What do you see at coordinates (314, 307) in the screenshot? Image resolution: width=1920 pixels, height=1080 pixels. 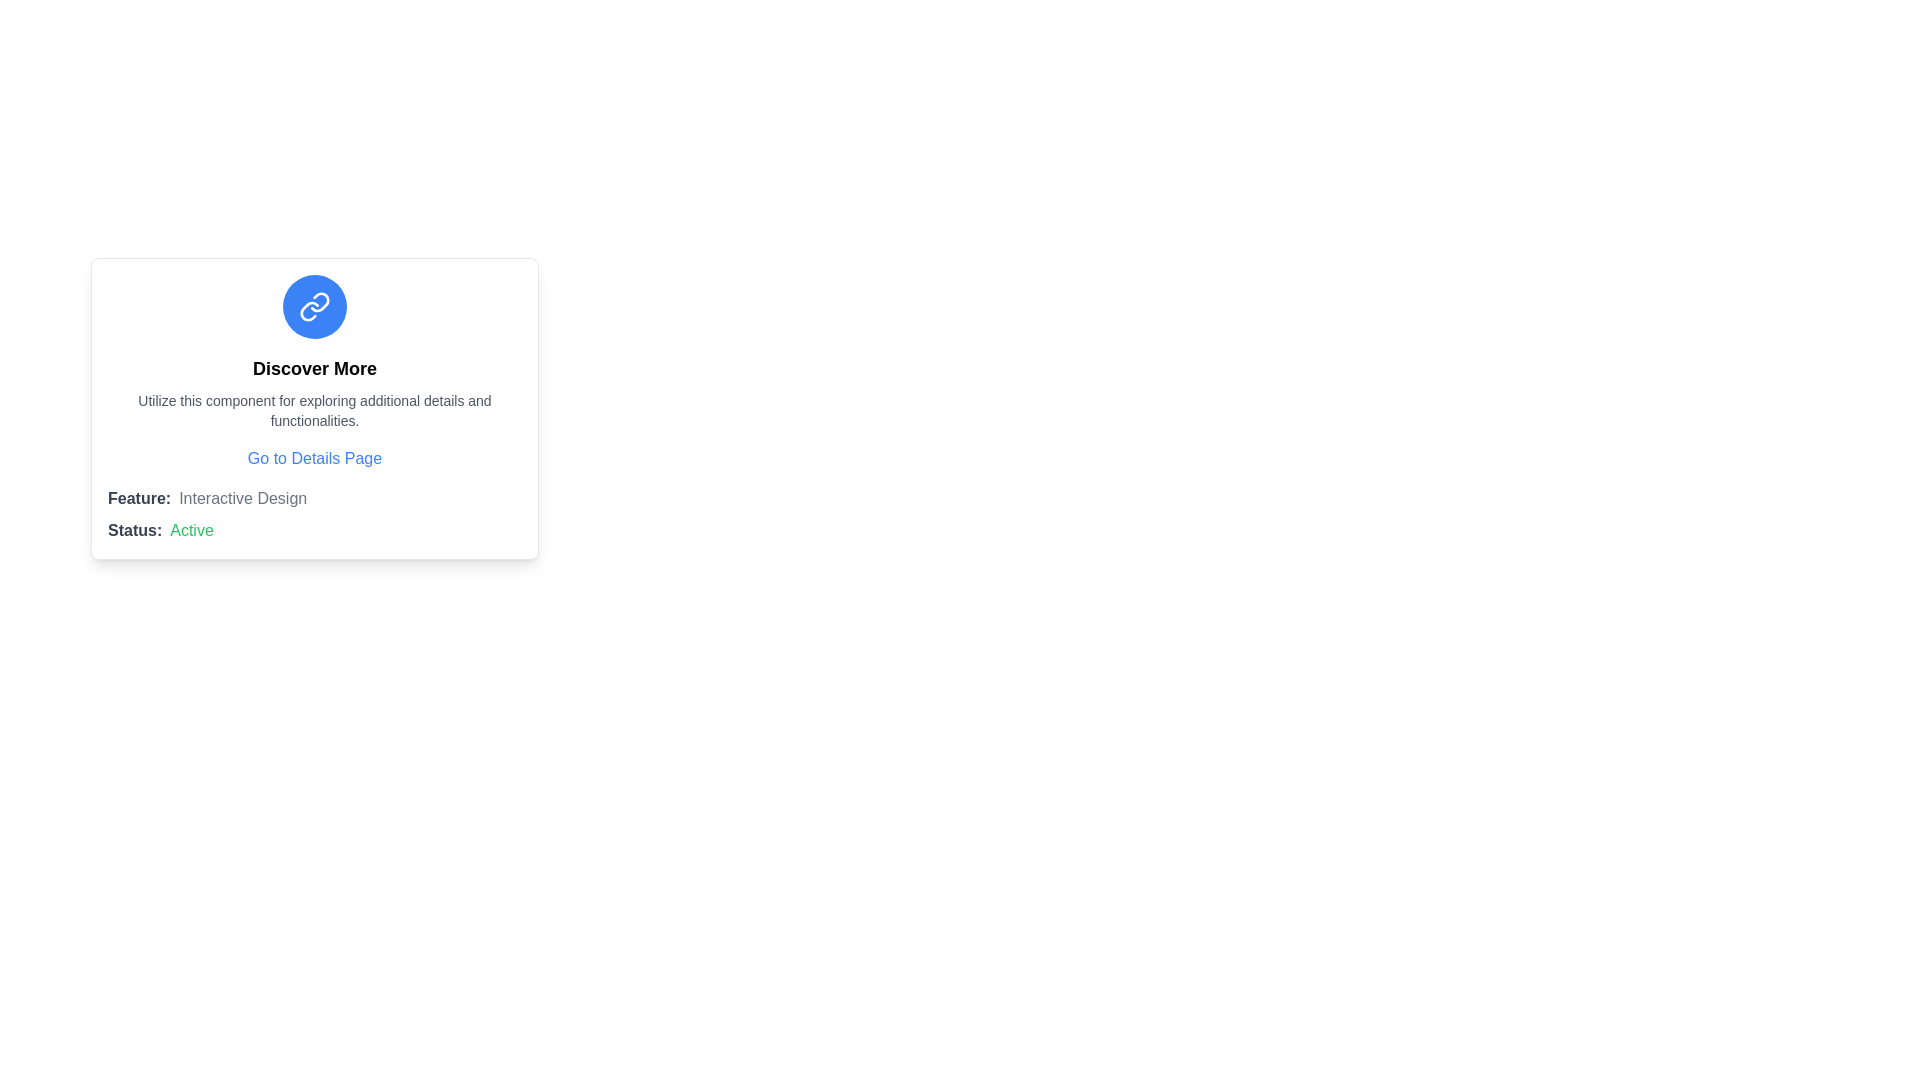 I see `the chain link icon with a blue circular background located above the text 'Discover More' in the card layout` at bounding box center [314, 307].